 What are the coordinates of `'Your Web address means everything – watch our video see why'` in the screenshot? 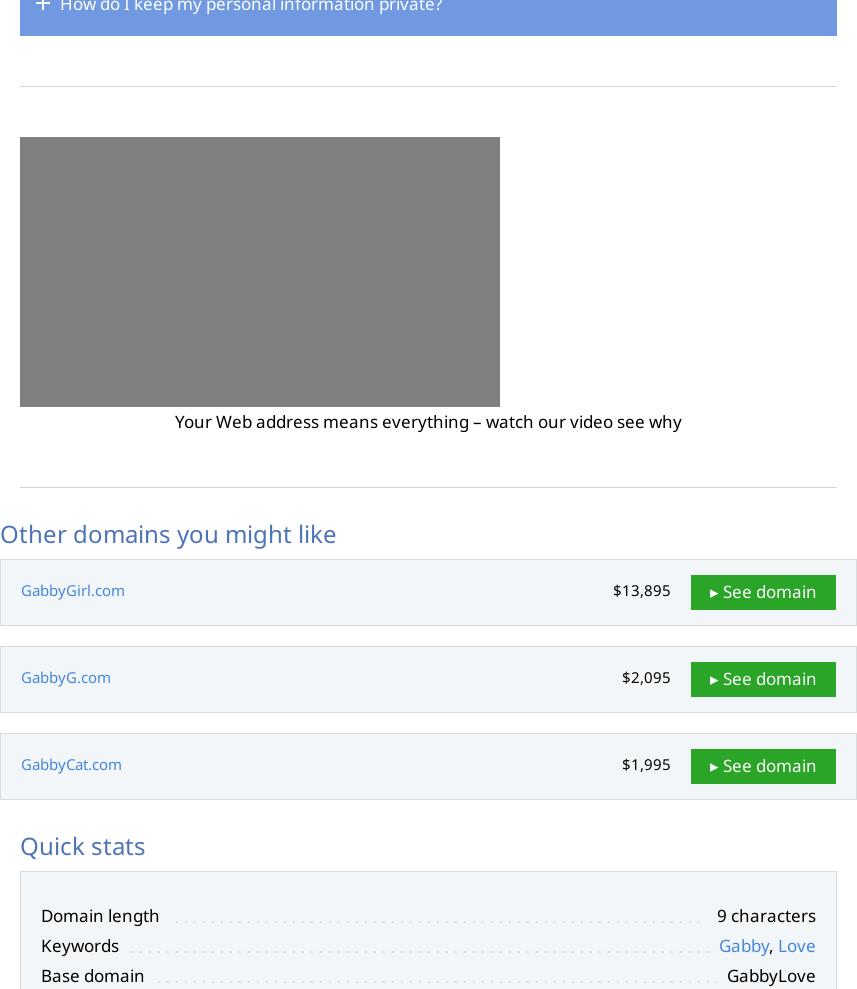 It's located at (174, 420).